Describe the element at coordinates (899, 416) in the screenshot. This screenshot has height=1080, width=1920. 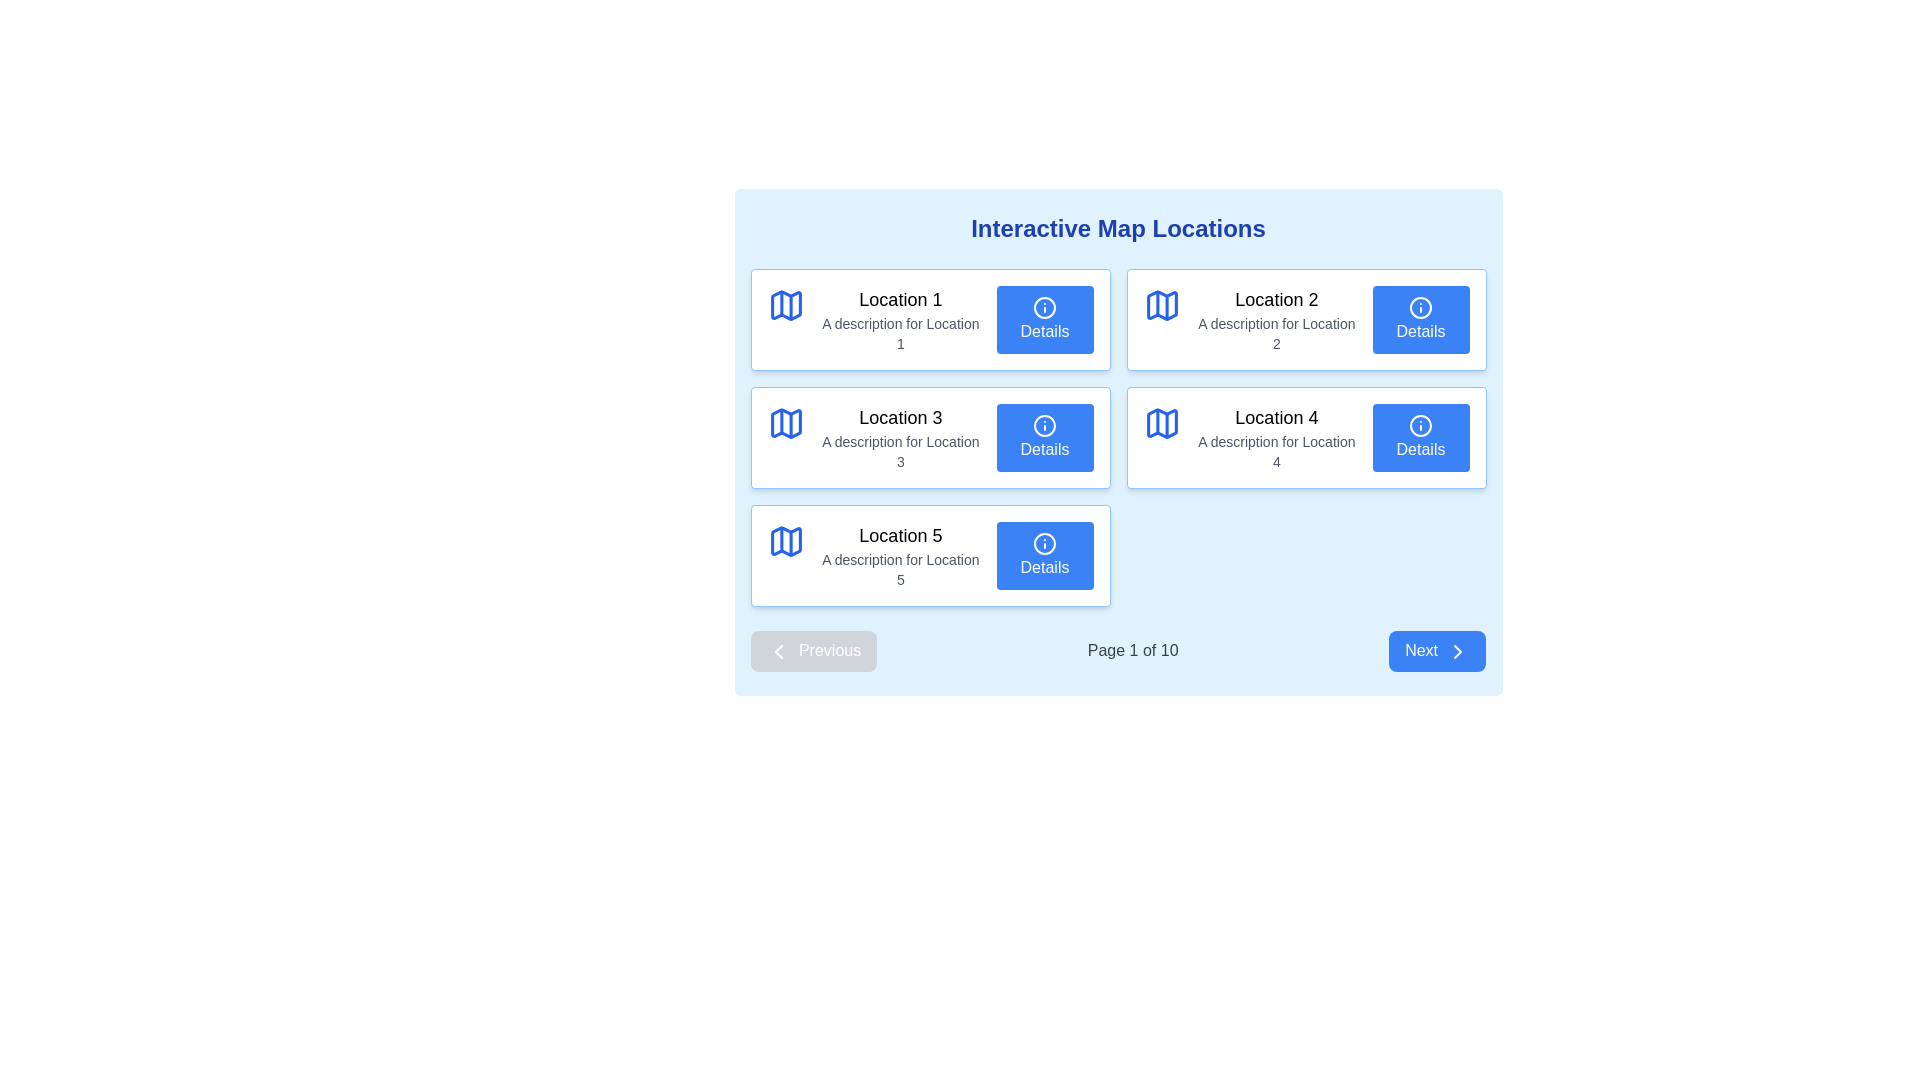
I see `text content of the 'Location 3' label, which is a bold text label located in the first row and second column of the grid` at that location.